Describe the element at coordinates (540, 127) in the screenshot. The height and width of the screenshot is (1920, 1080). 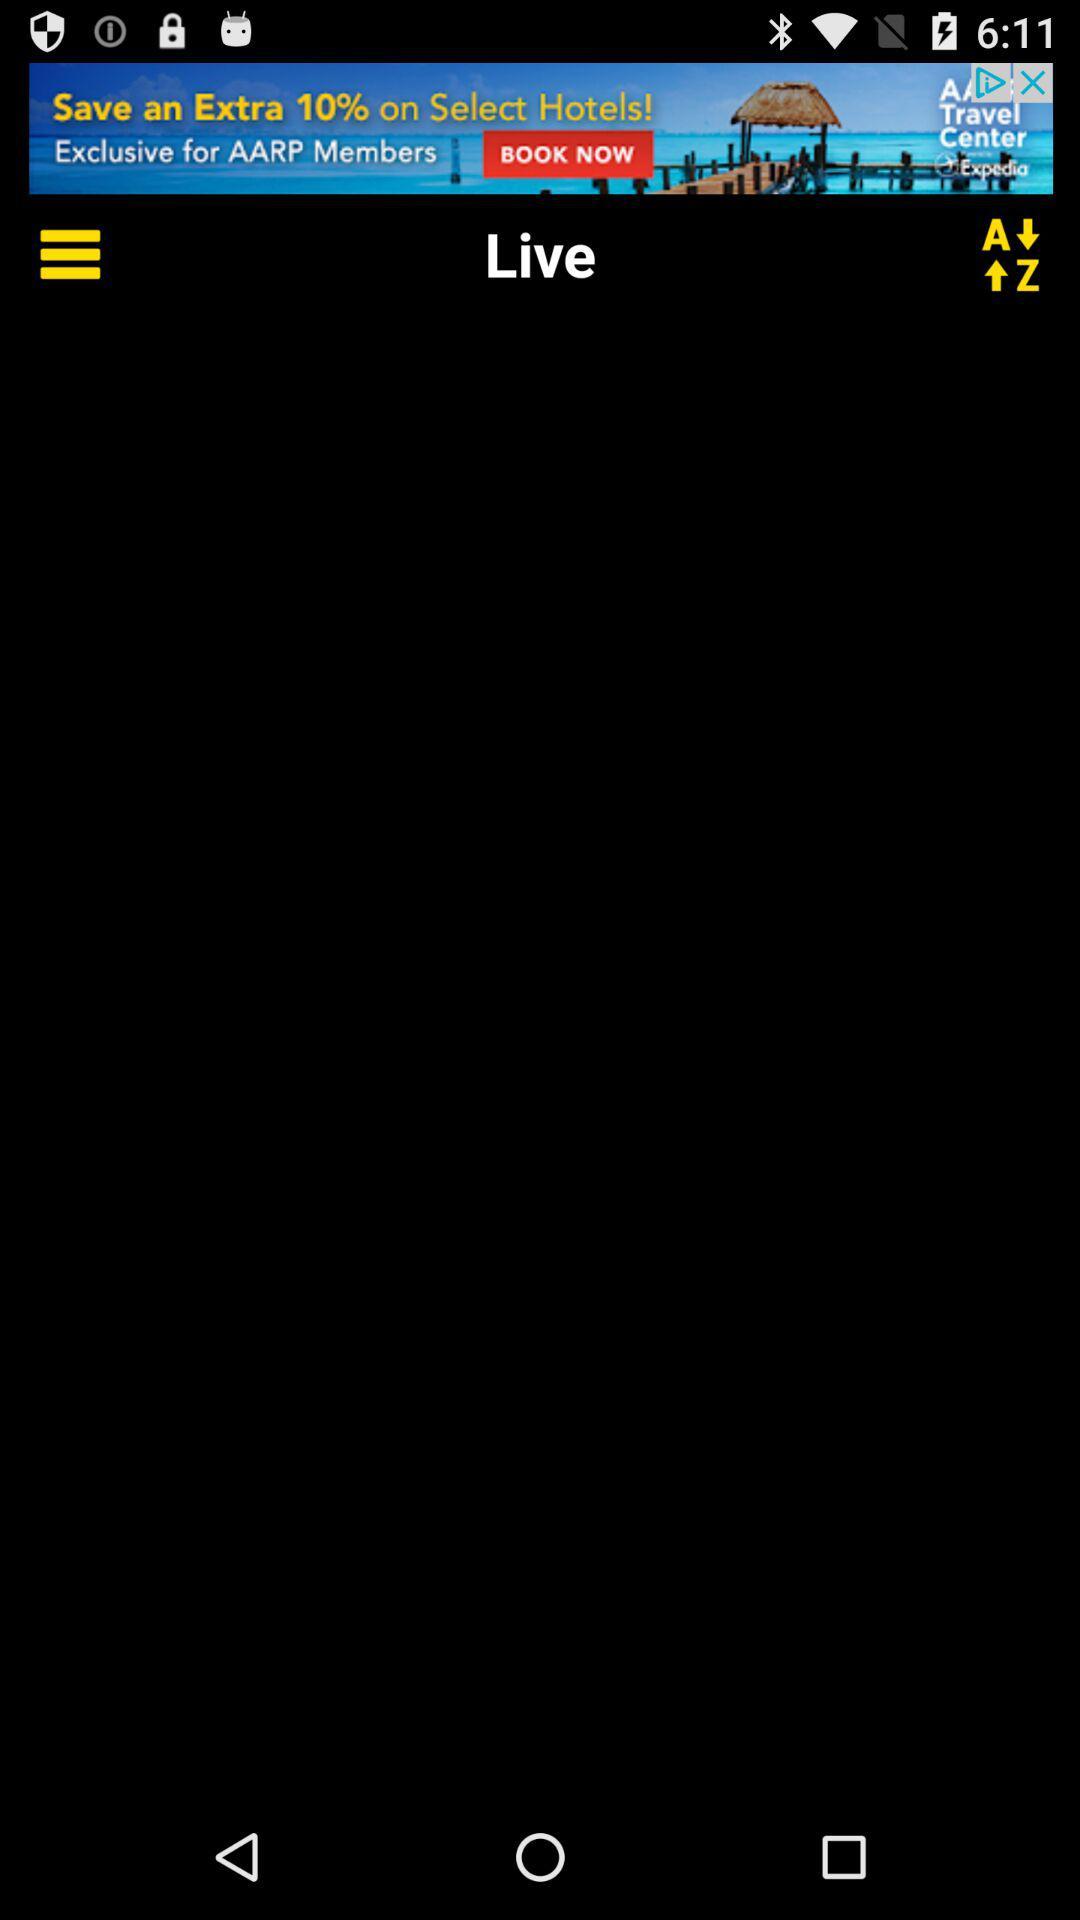
I see `advertisement` at that location.